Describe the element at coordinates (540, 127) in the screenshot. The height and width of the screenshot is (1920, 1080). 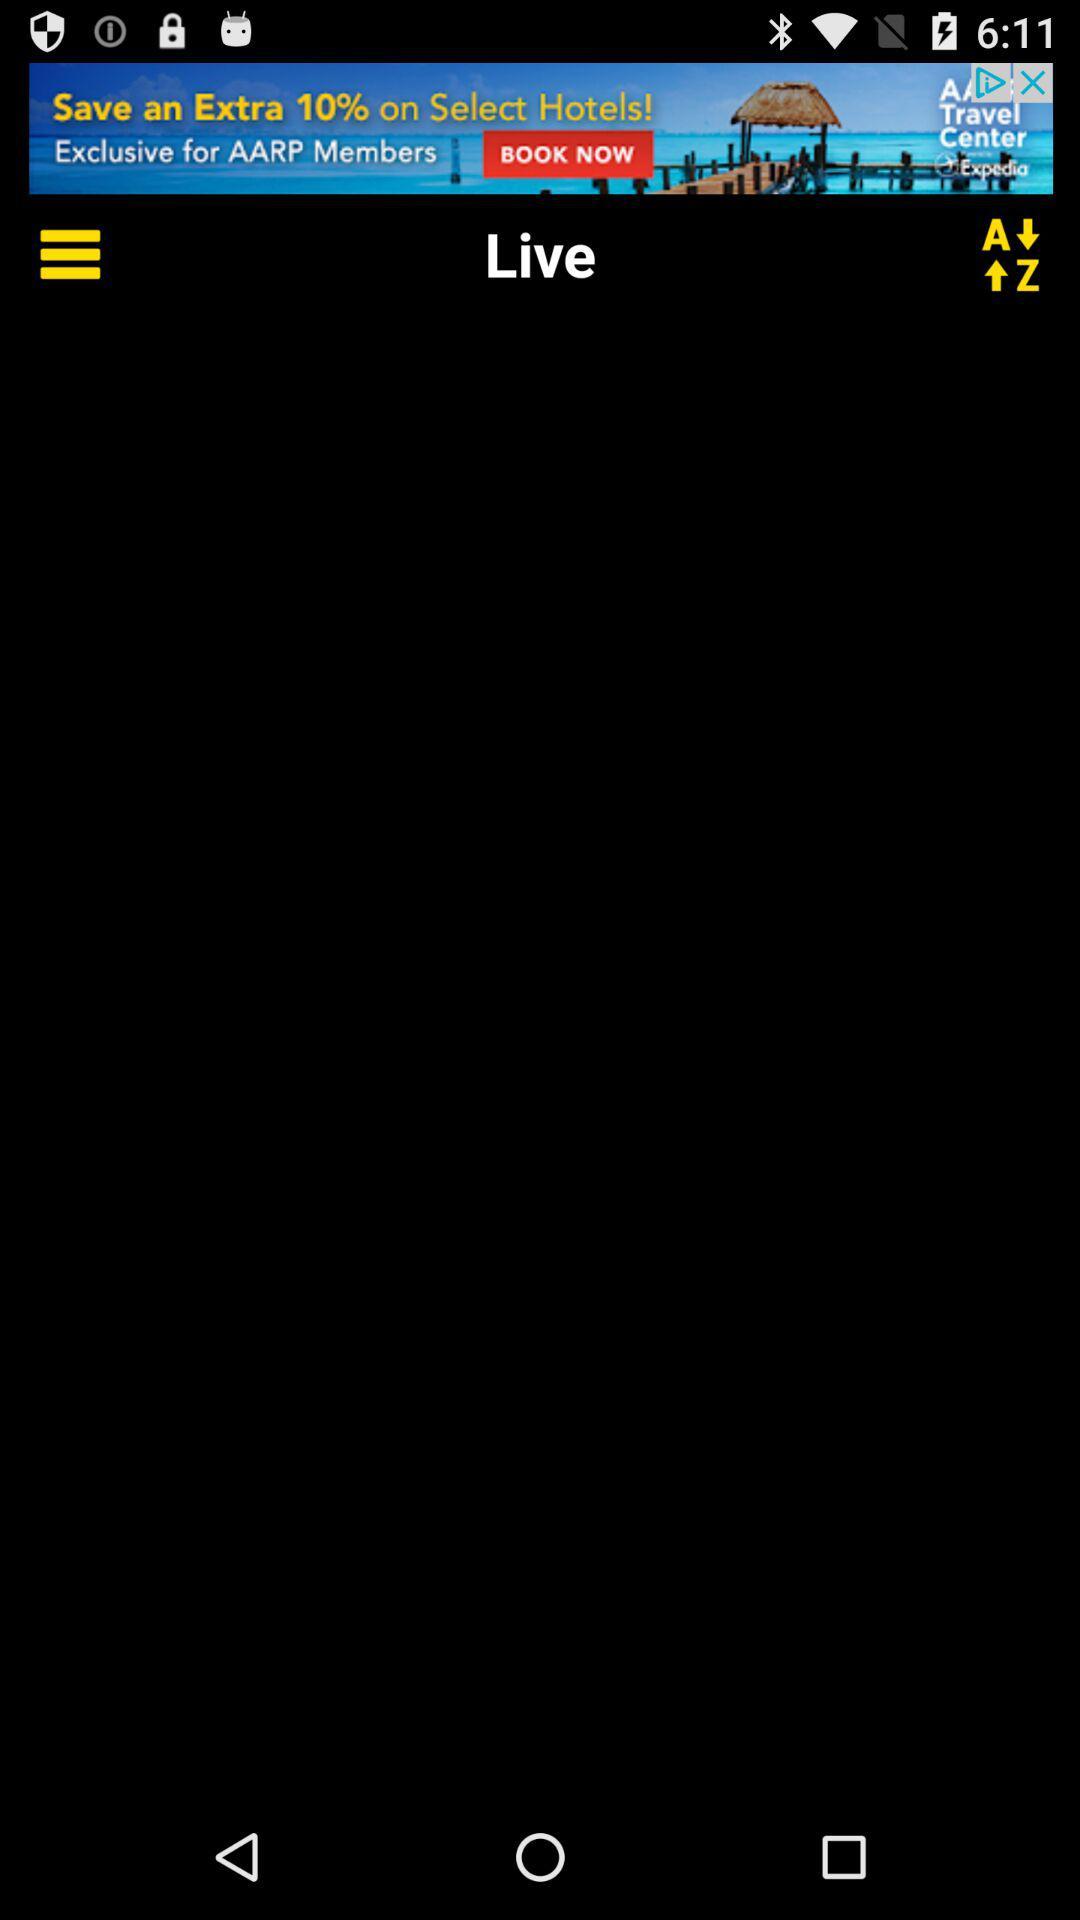
I see `advertisement` at that location.